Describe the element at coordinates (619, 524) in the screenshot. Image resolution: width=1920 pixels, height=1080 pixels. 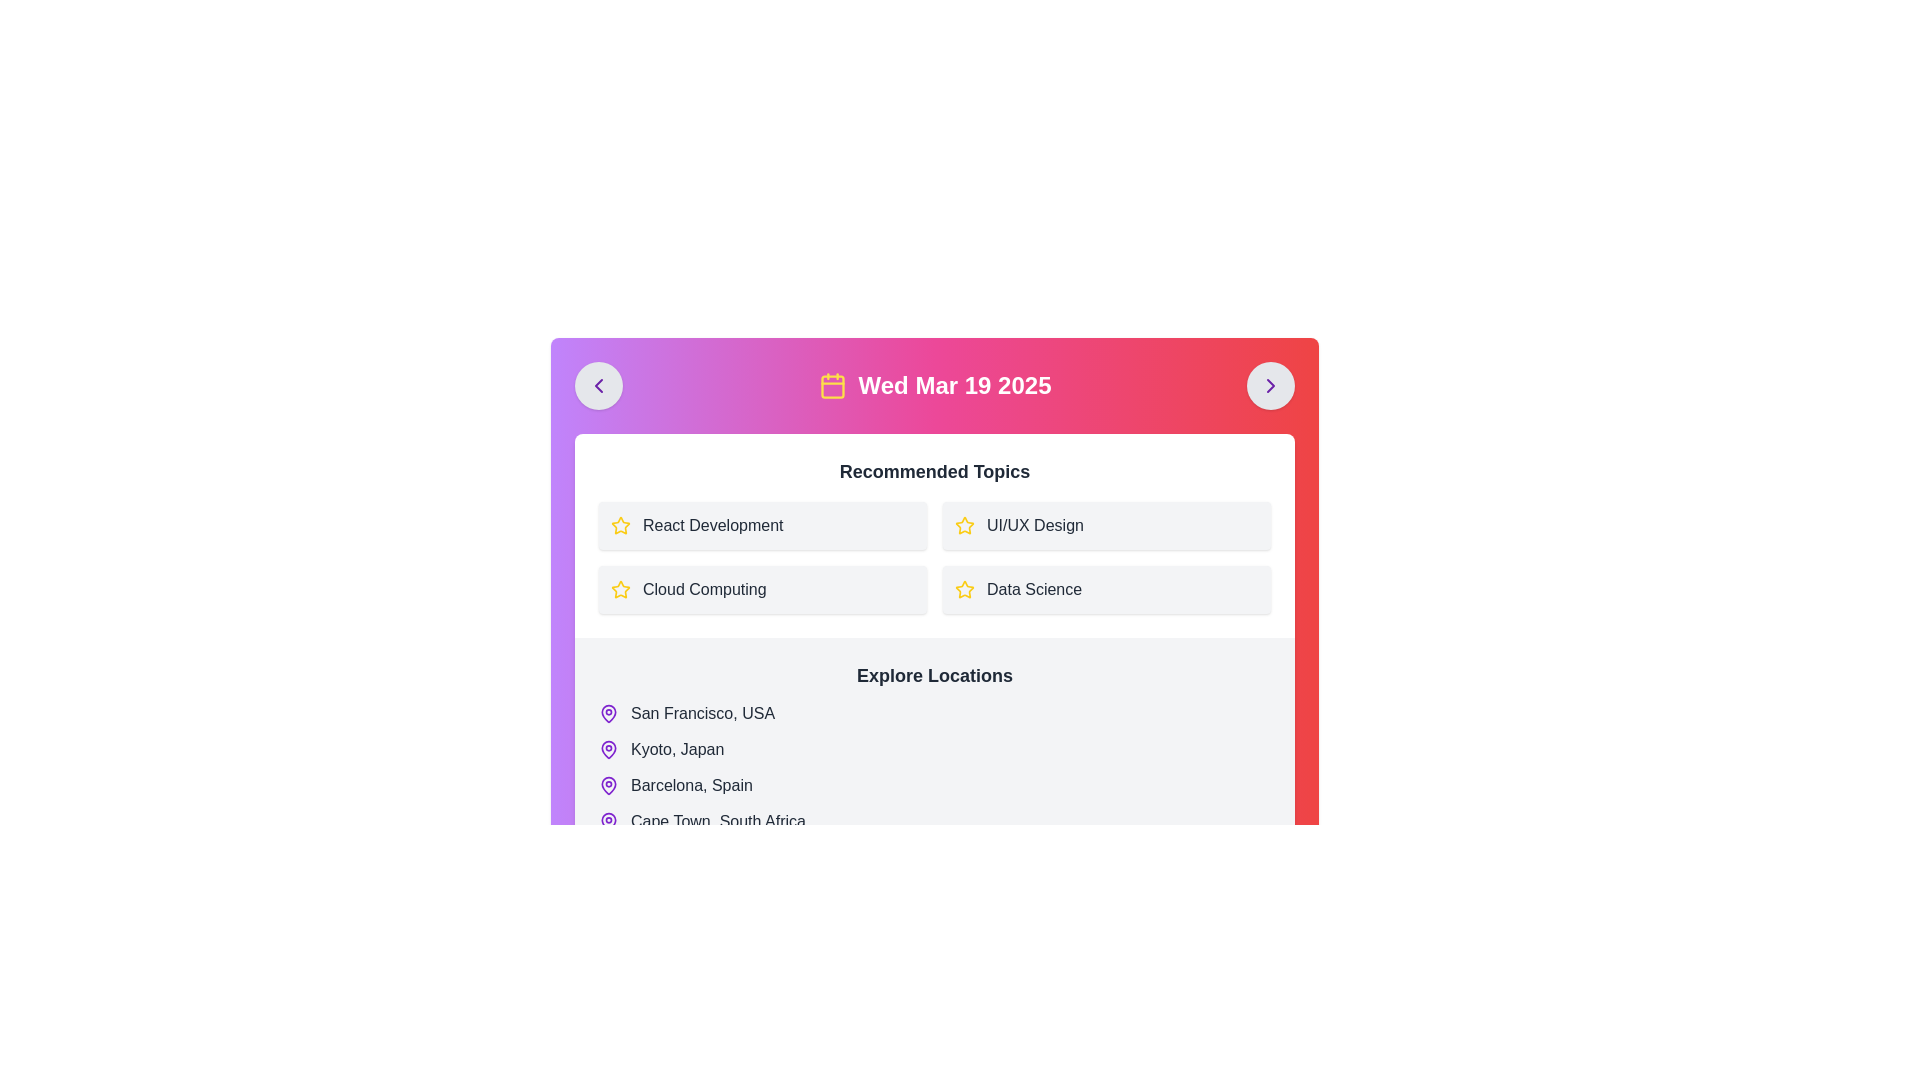
I see `the first yellow star icon next to the text 'React Development' in the recommended topics grid` at that location.